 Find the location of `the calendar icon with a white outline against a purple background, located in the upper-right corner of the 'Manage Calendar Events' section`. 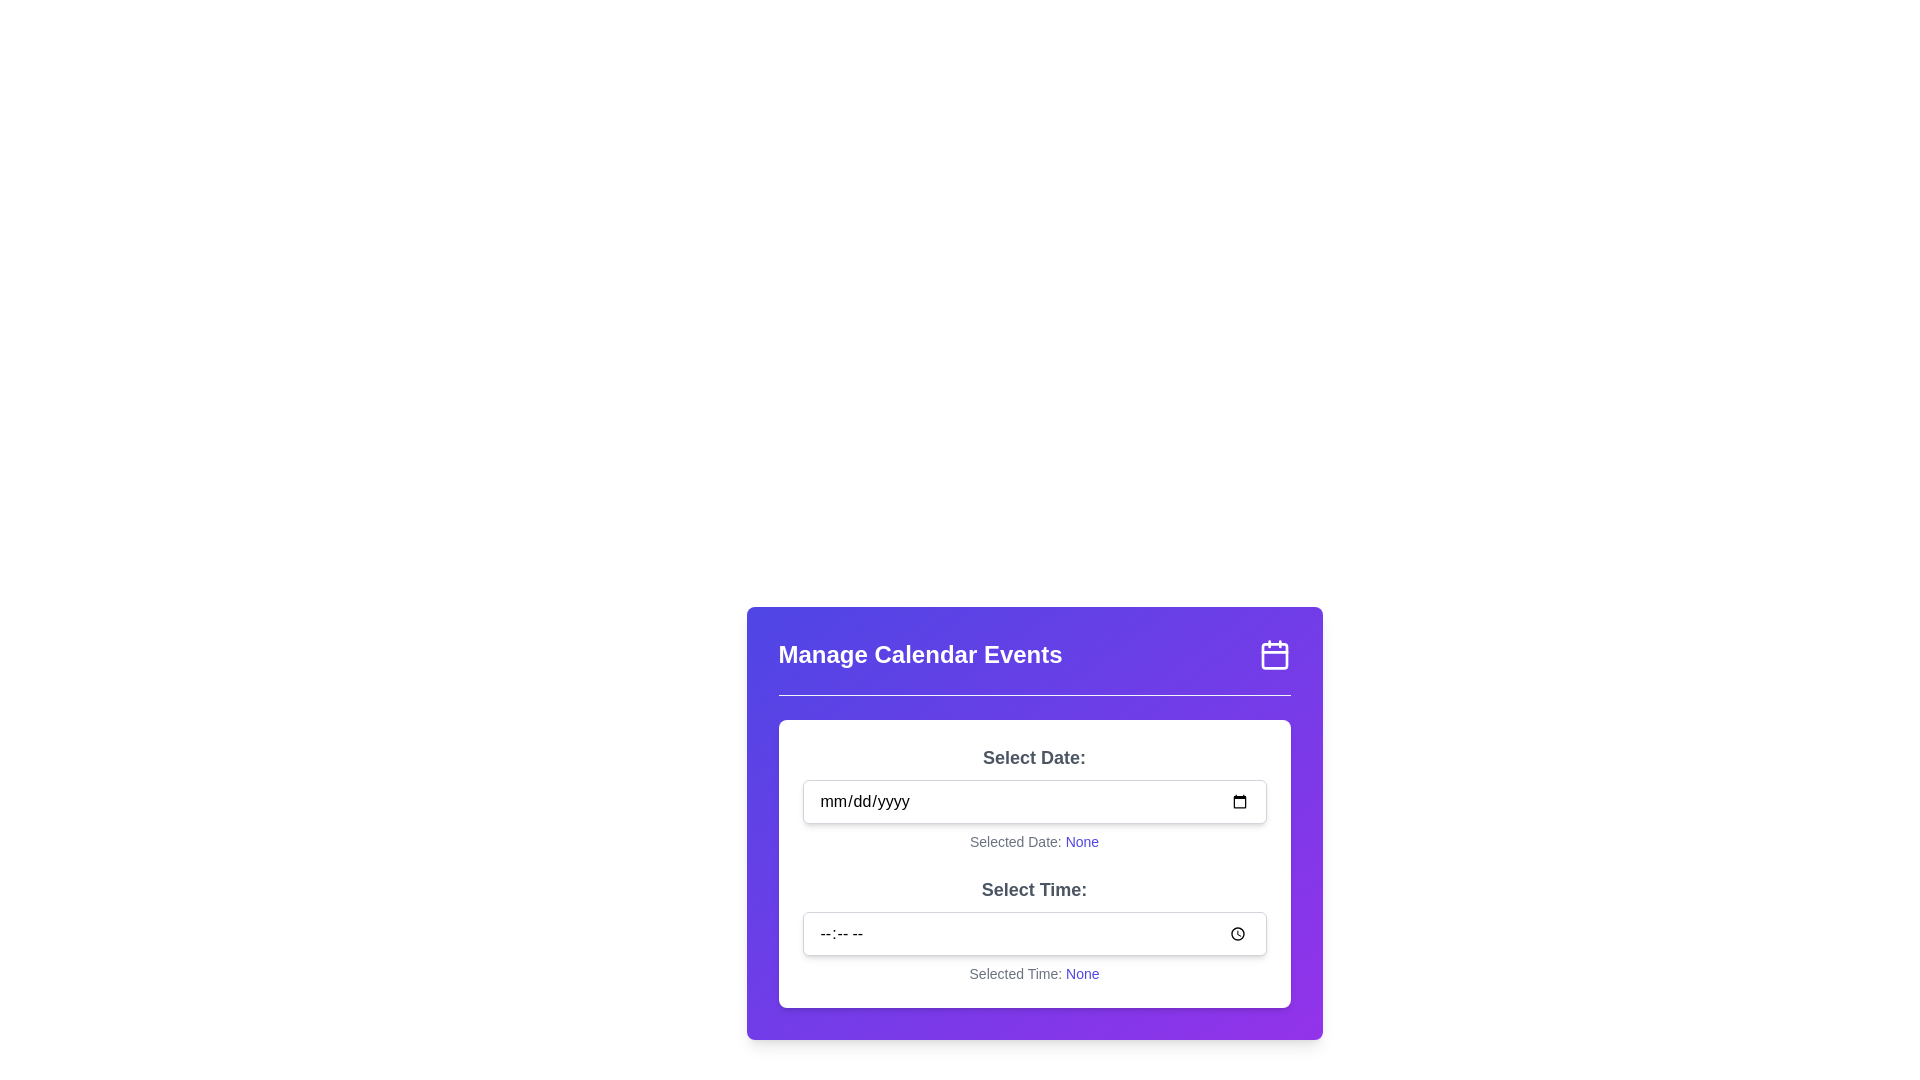

the calendar icon with a white outline against a purple background, located in the upper-right corner of the 'Manage Calendar Events' section is located at coordinates (1273, 655).